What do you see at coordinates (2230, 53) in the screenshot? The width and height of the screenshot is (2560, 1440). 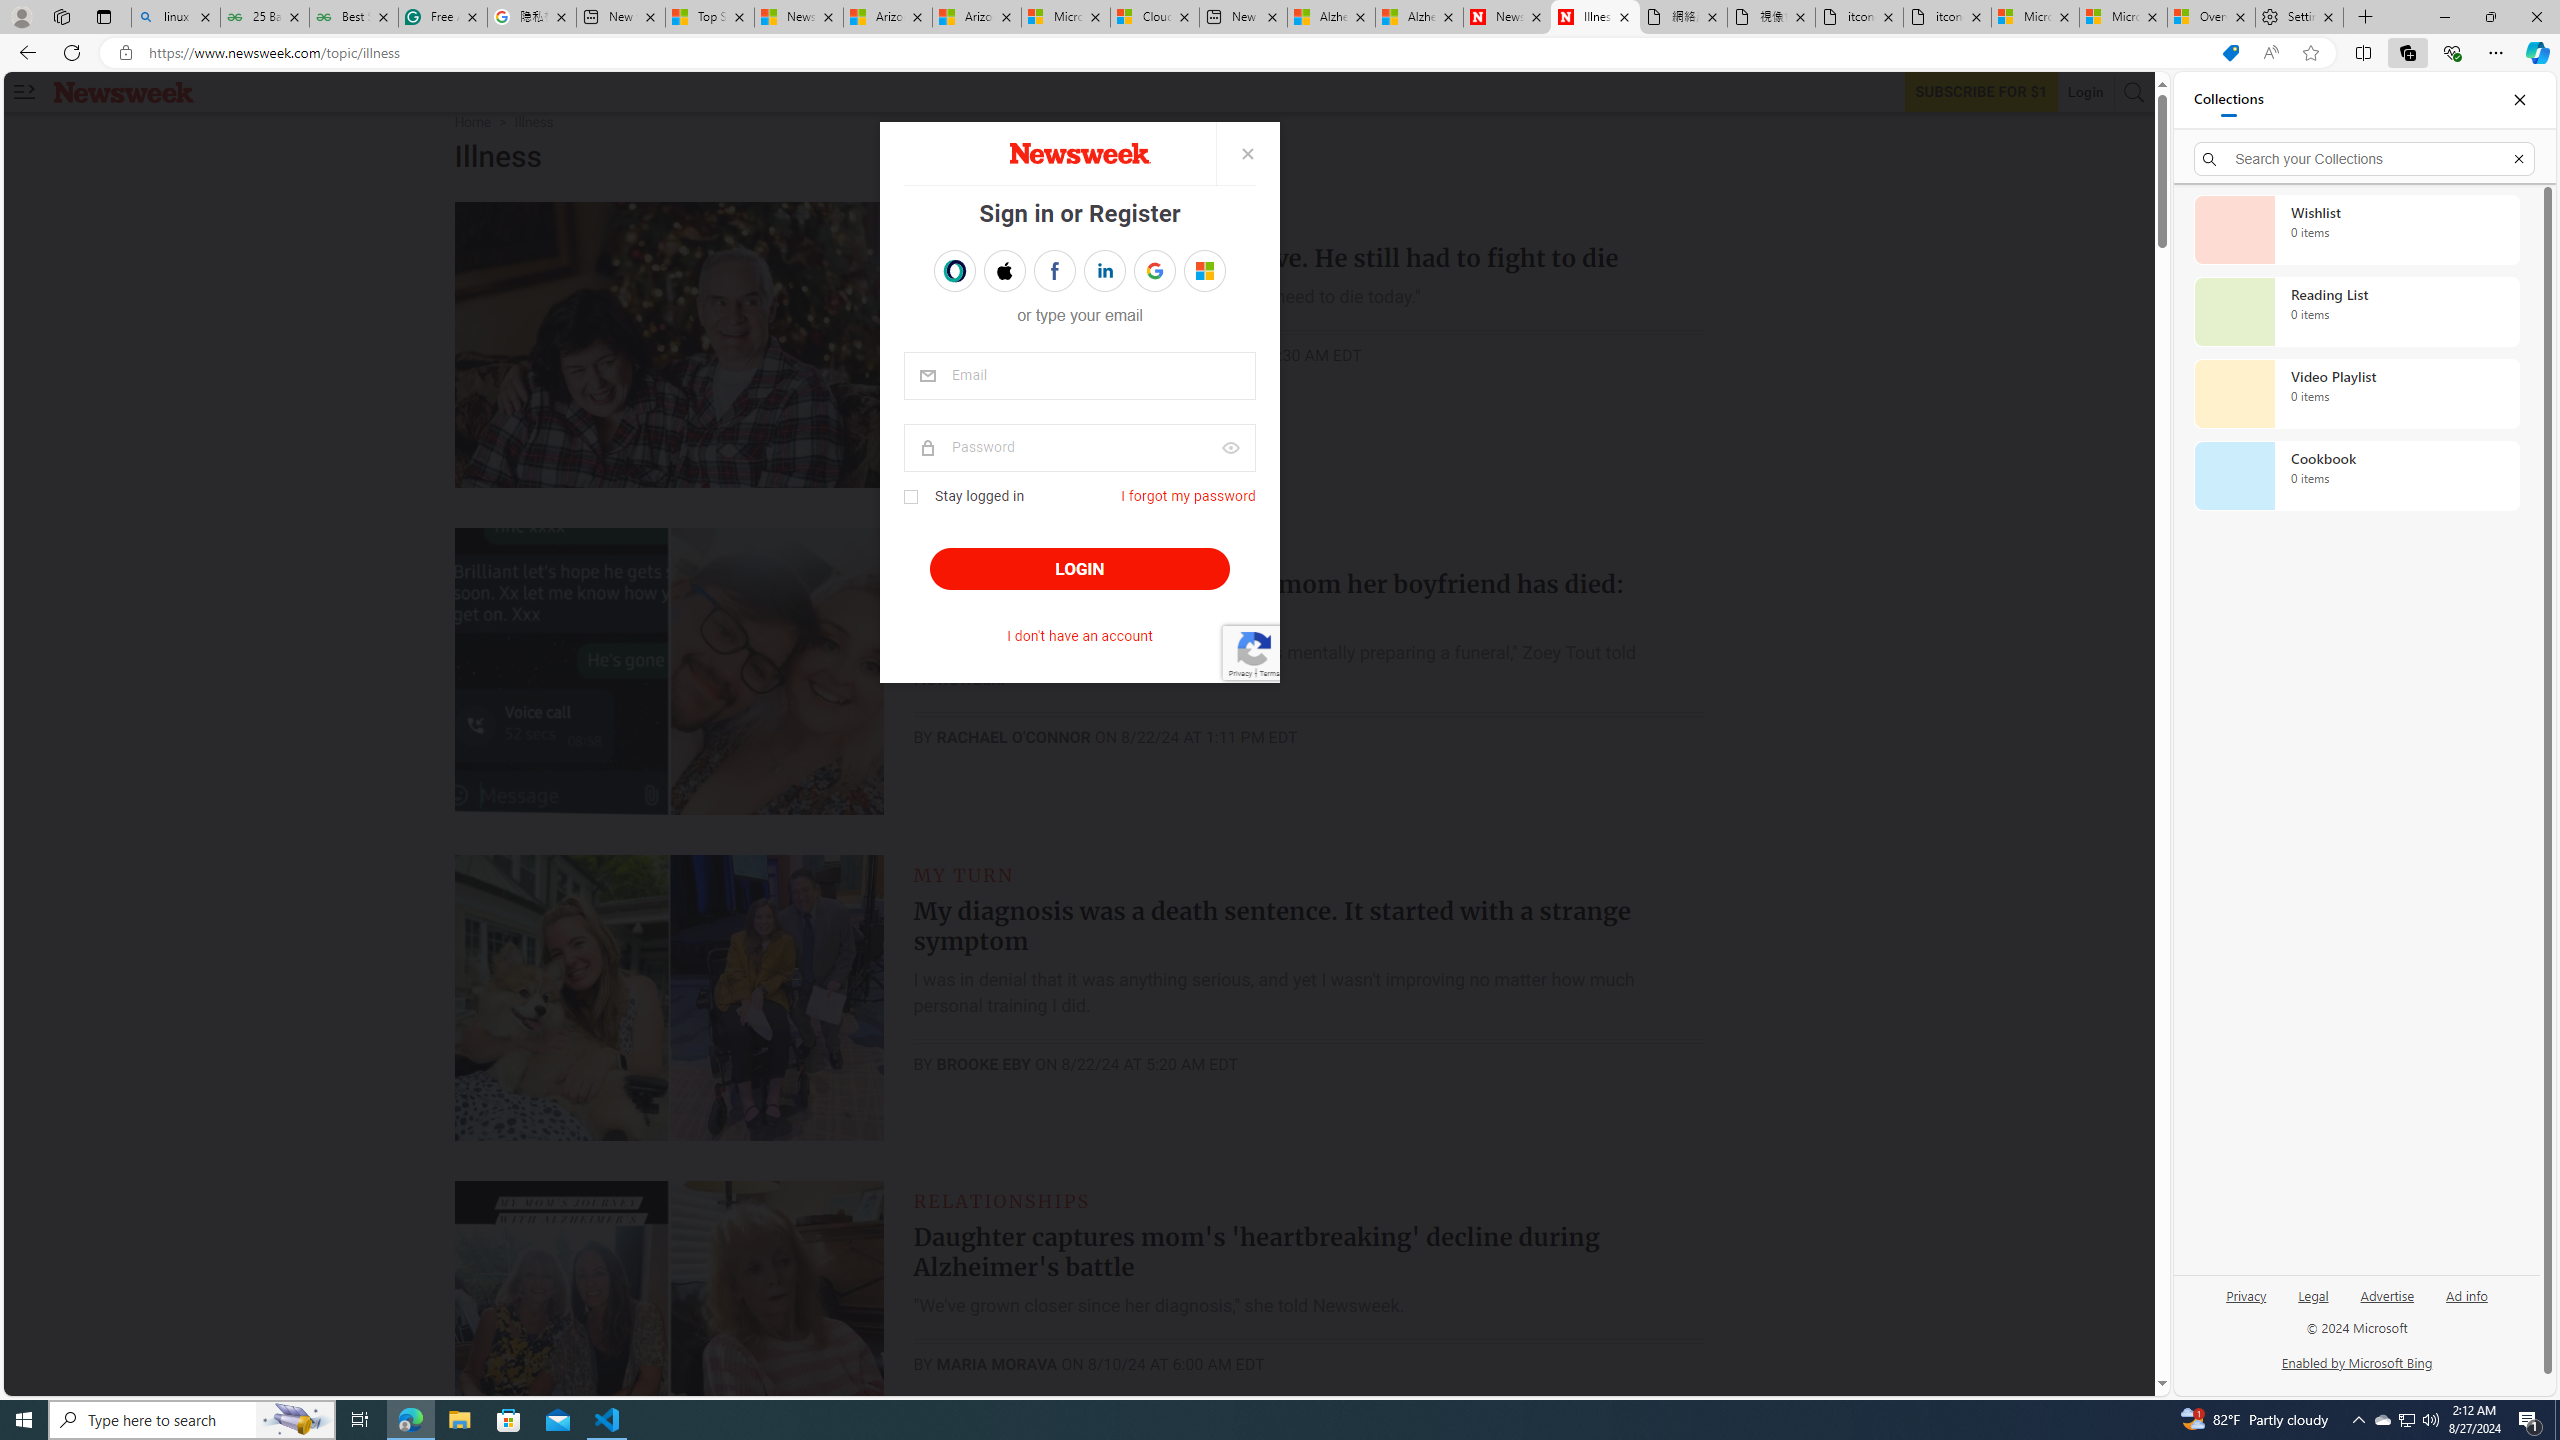 I see `'Shopping in Microsoft Edge'` at bounding box center [2230, 53].